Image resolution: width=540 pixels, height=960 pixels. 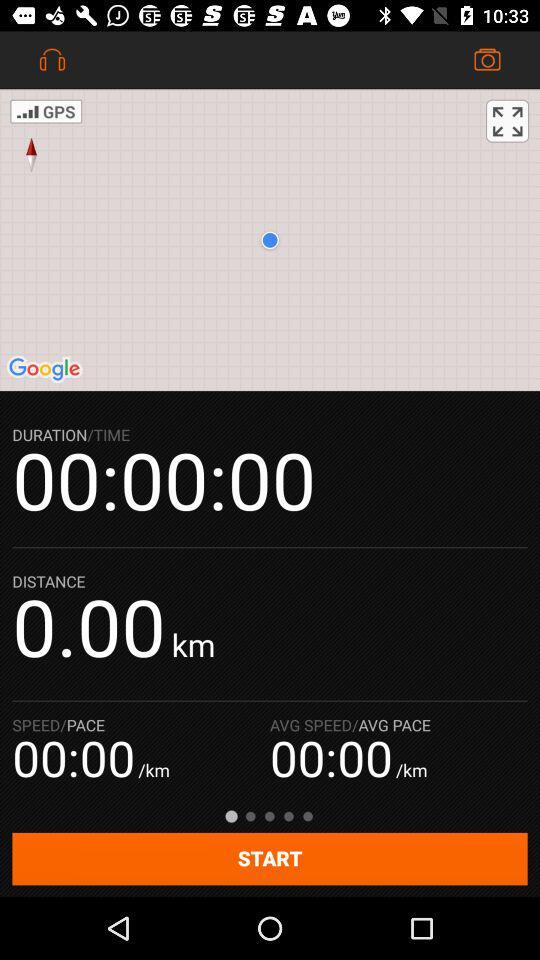 I want to click on icon above duration/time item, so click(x=270, y=240).